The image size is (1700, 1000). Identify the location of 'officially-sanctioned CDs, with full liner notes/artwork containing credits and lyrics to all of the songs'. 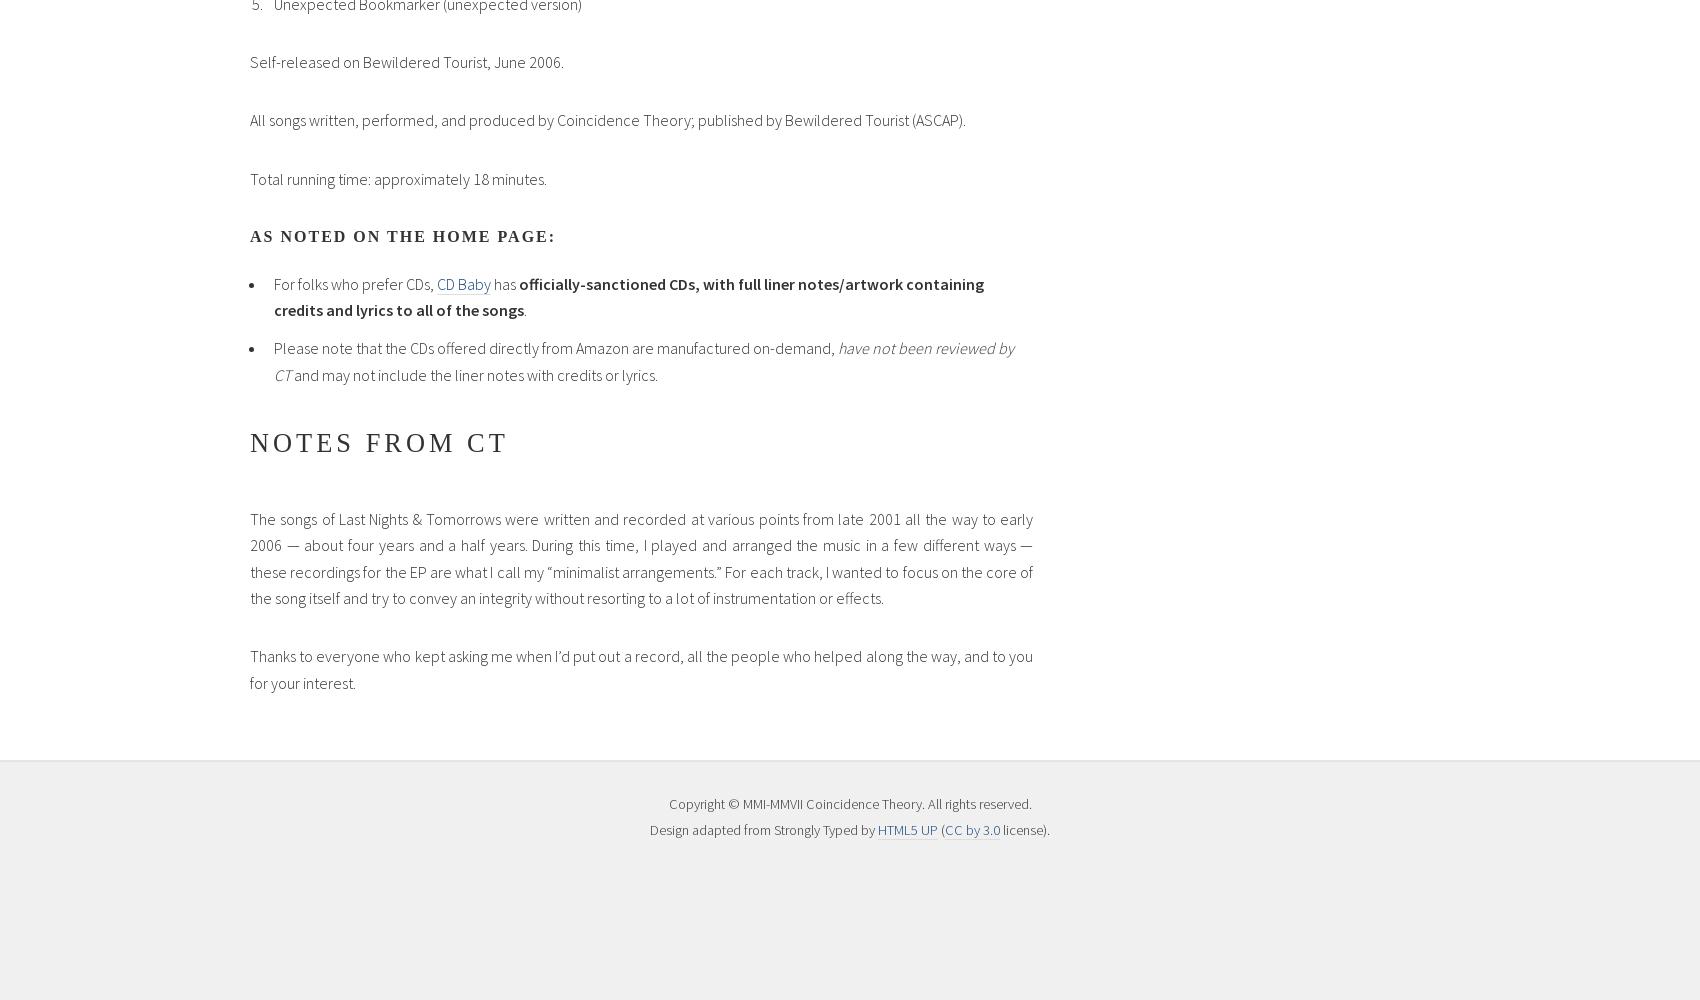
(628, 296).